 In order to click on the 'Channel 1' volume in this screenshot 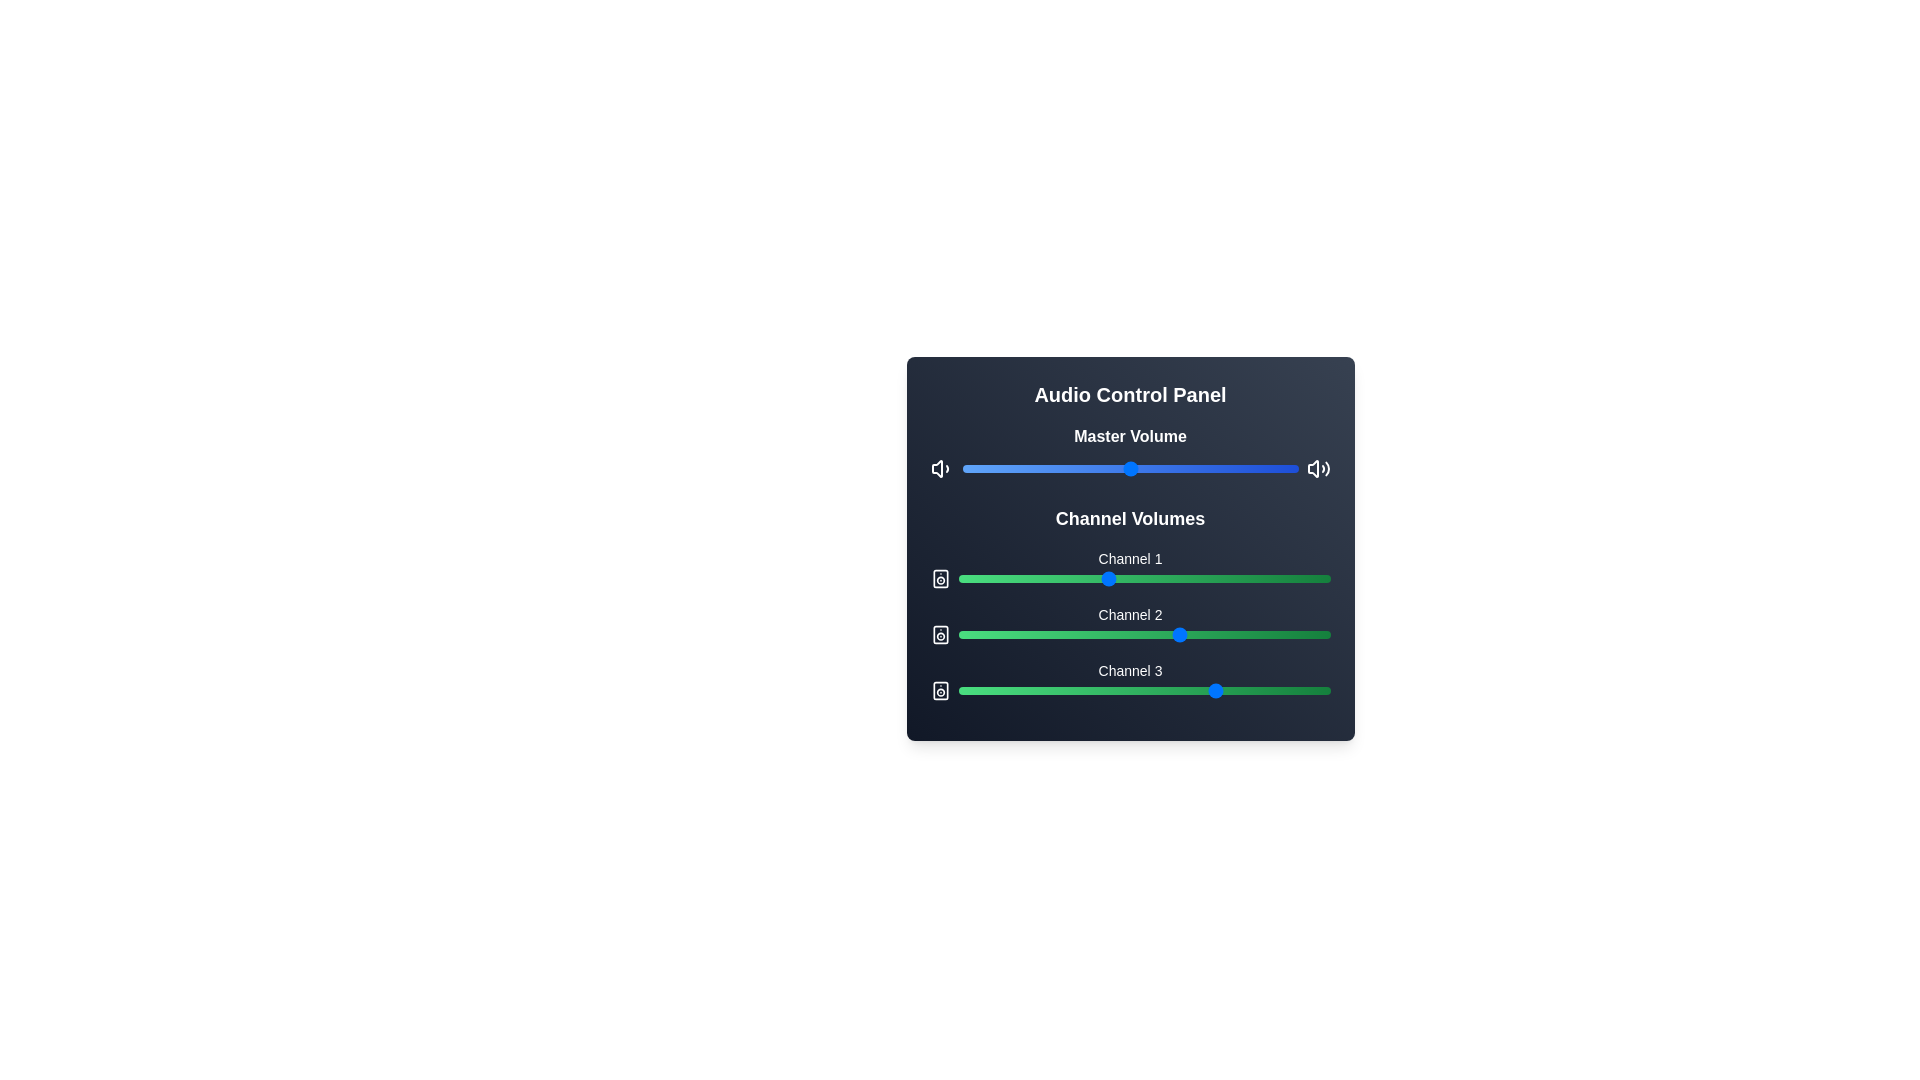, I will do `click(1258, 578)`.